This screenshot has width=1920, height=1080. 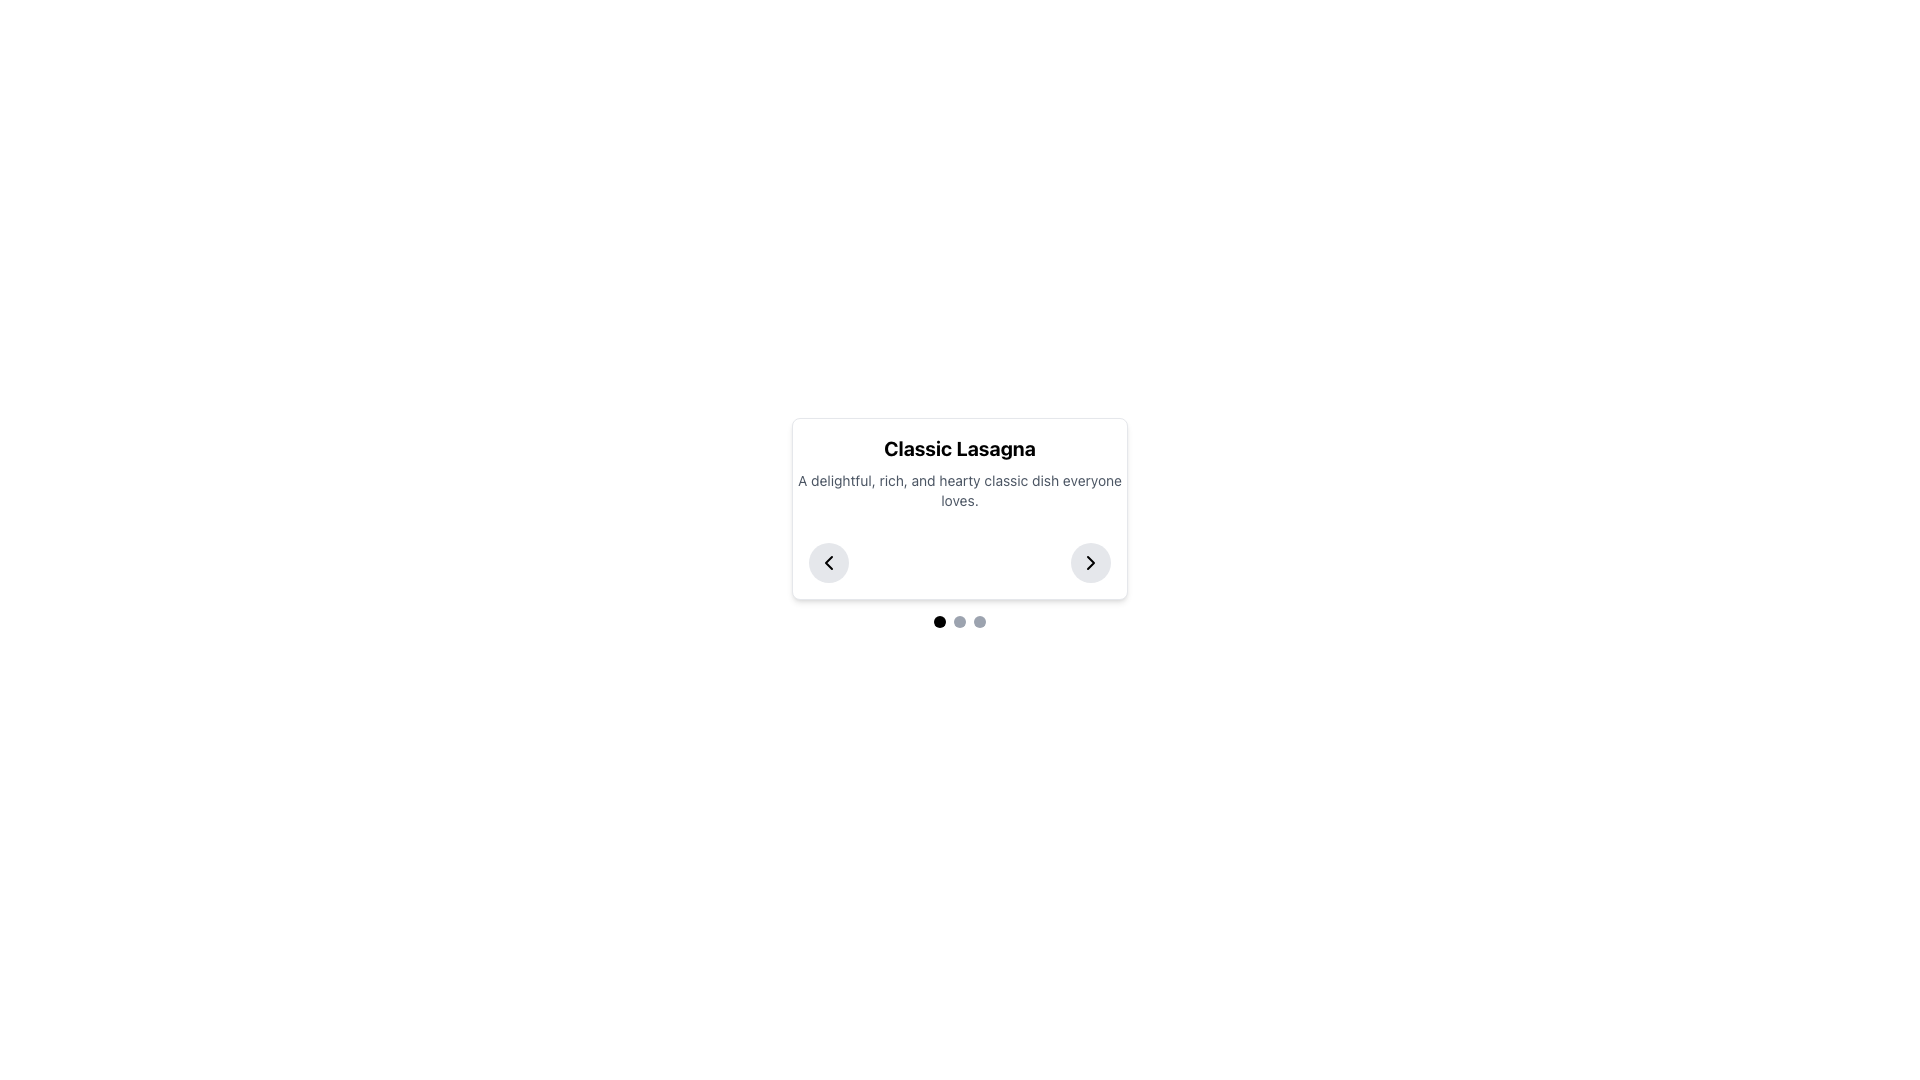 I want to click on the arrow icon within the button on the bottom-right of the 'Classic Lasagna' card, so click(x=1089, y=563).